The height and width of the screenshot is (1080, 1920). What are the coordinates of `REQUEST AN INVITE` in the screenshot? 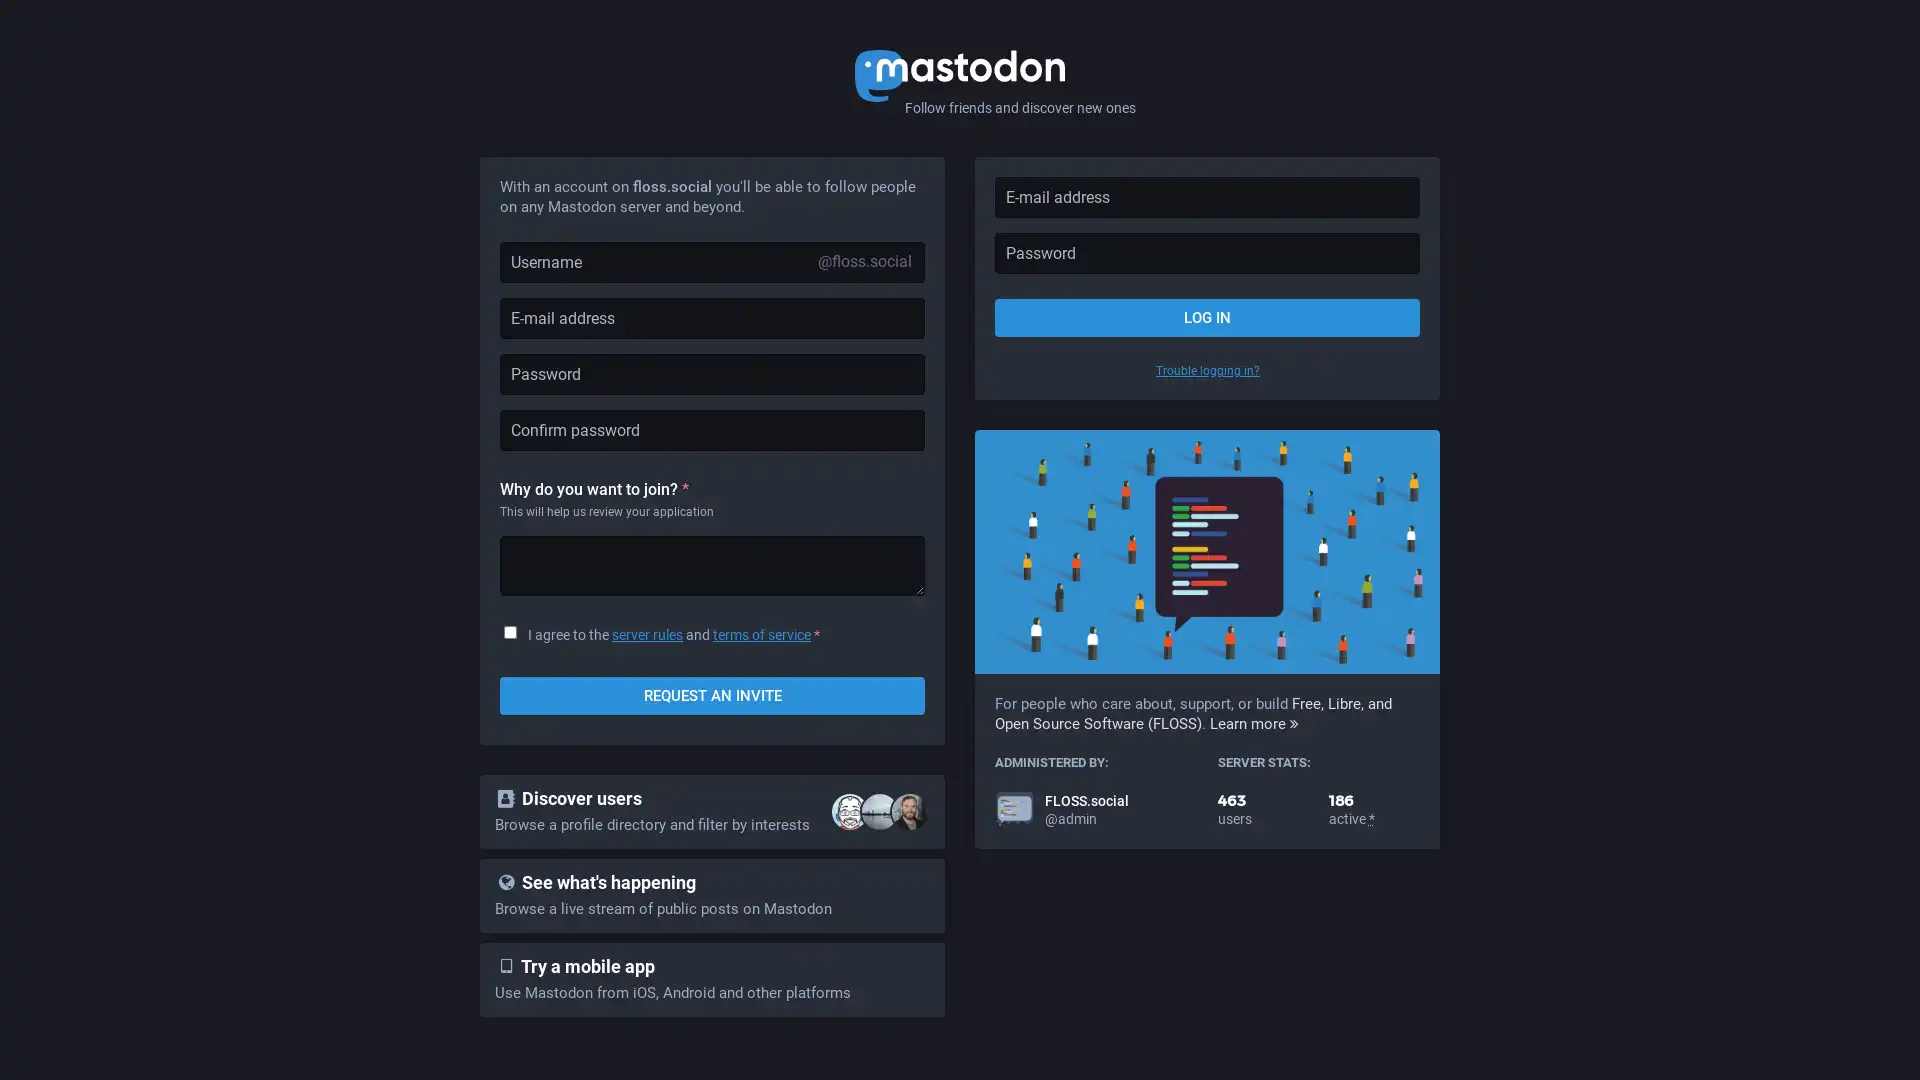 It's located at (712, 694).